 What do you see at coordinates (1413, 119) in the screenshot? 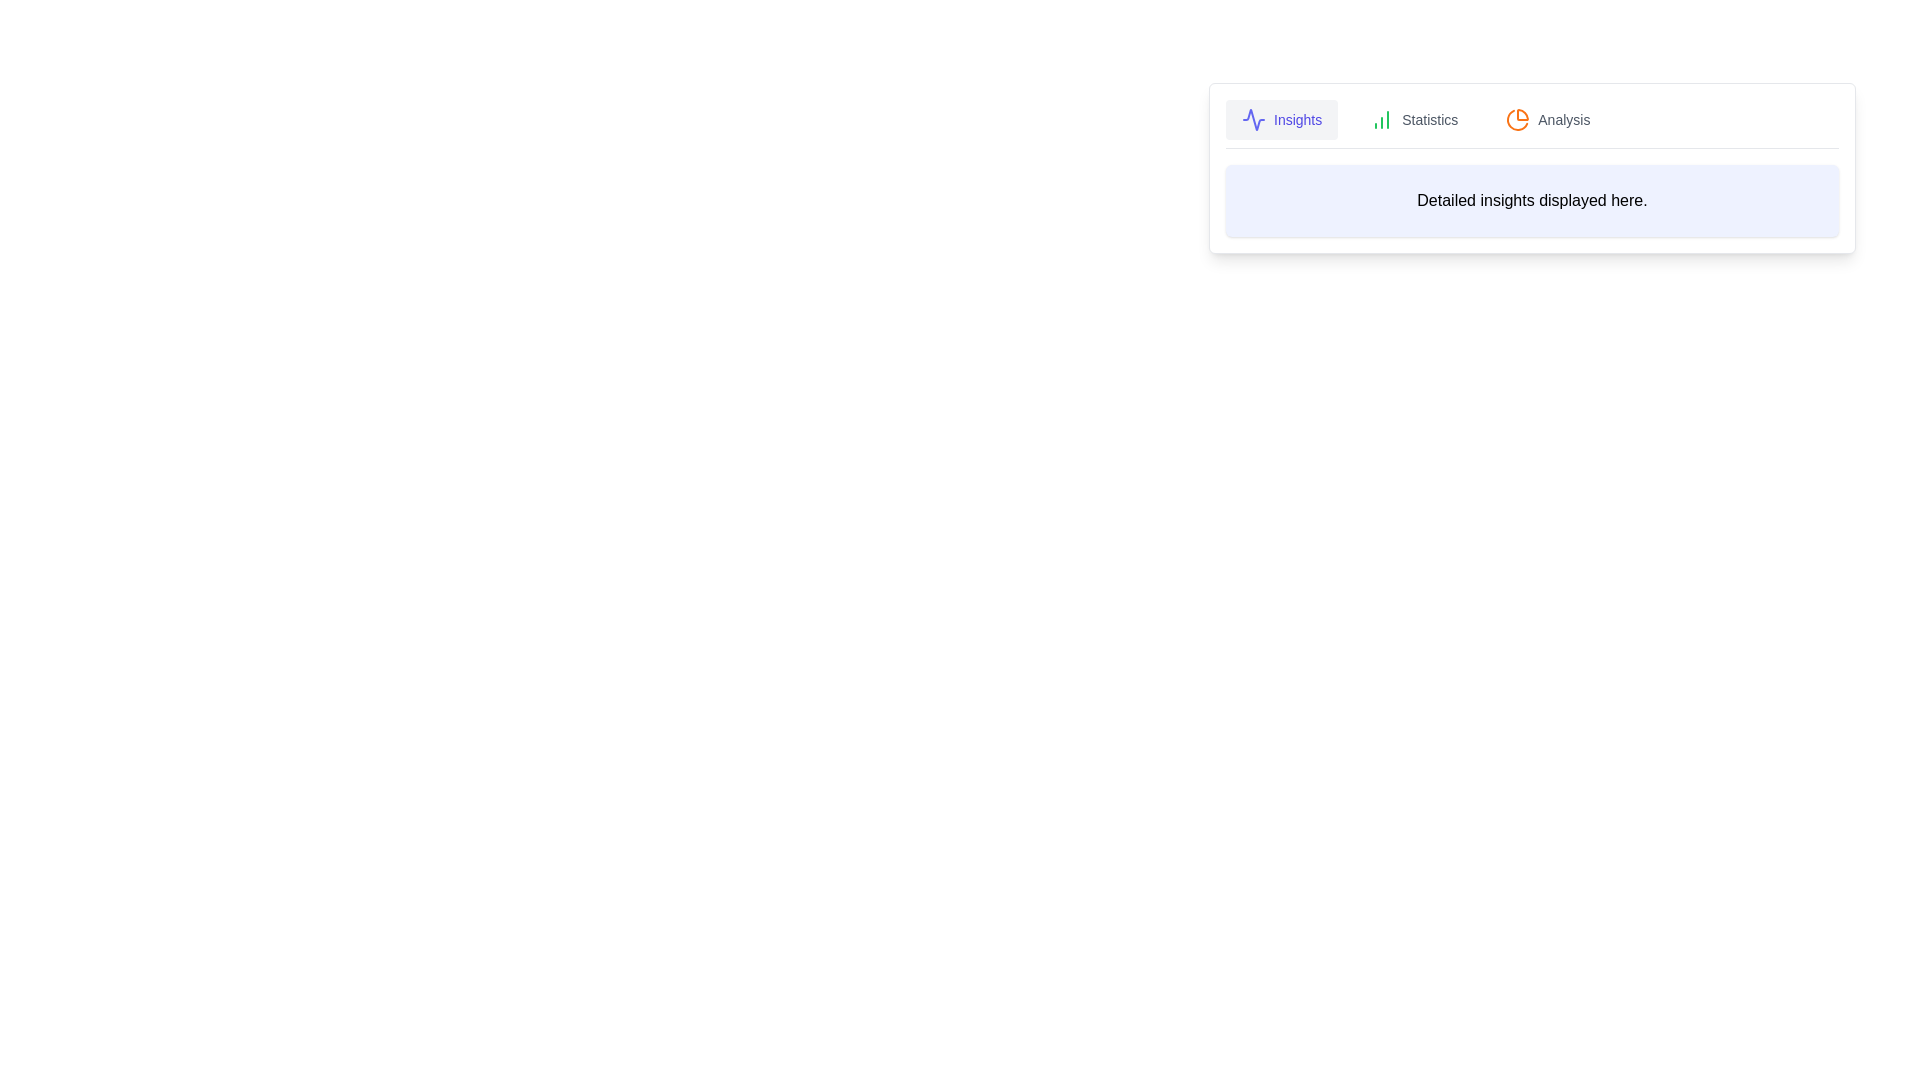
I see `the Statistics tab to view its content` at bounding box center [1413, 119].